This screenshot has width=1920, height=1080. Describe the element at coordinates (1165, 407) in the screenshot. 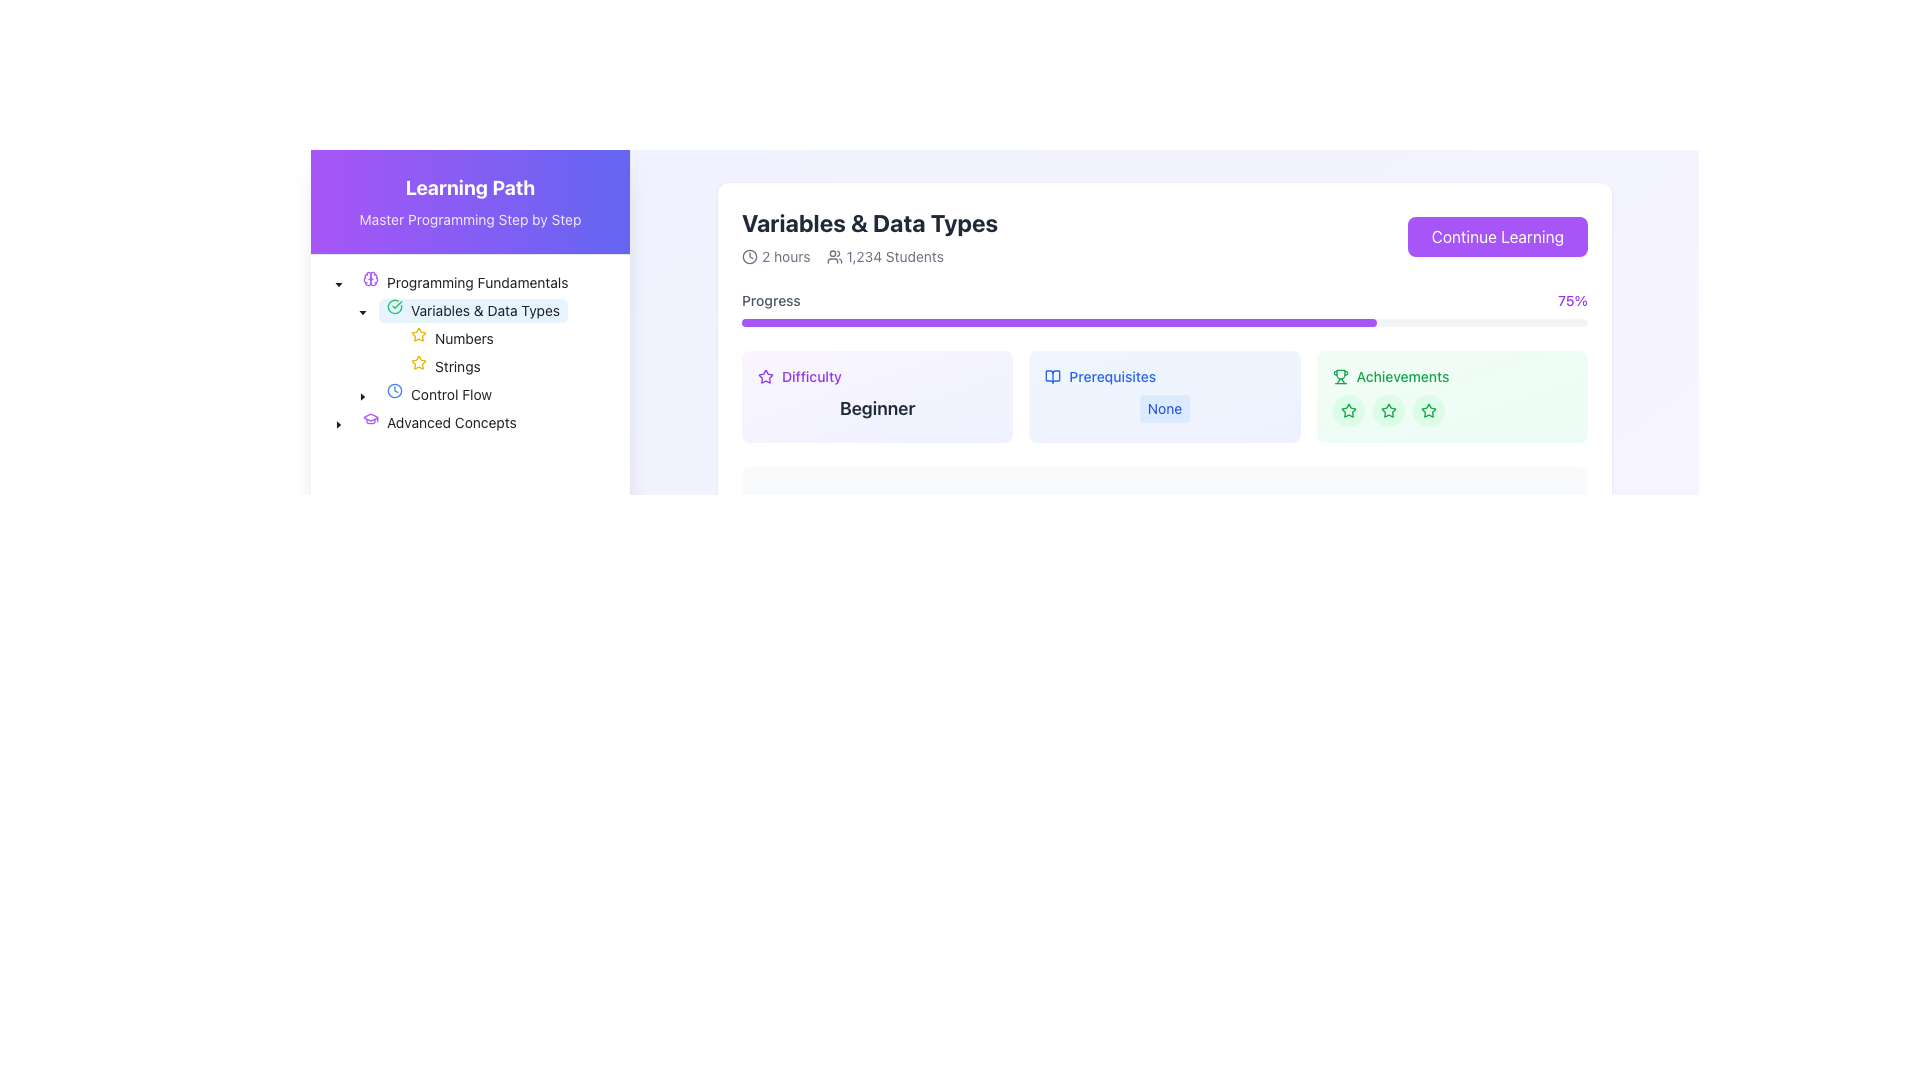

I see `the Informational Badge located in the 'Prerequisites' section, which indicates there are no prerequisites for the associated content or course` at that location.